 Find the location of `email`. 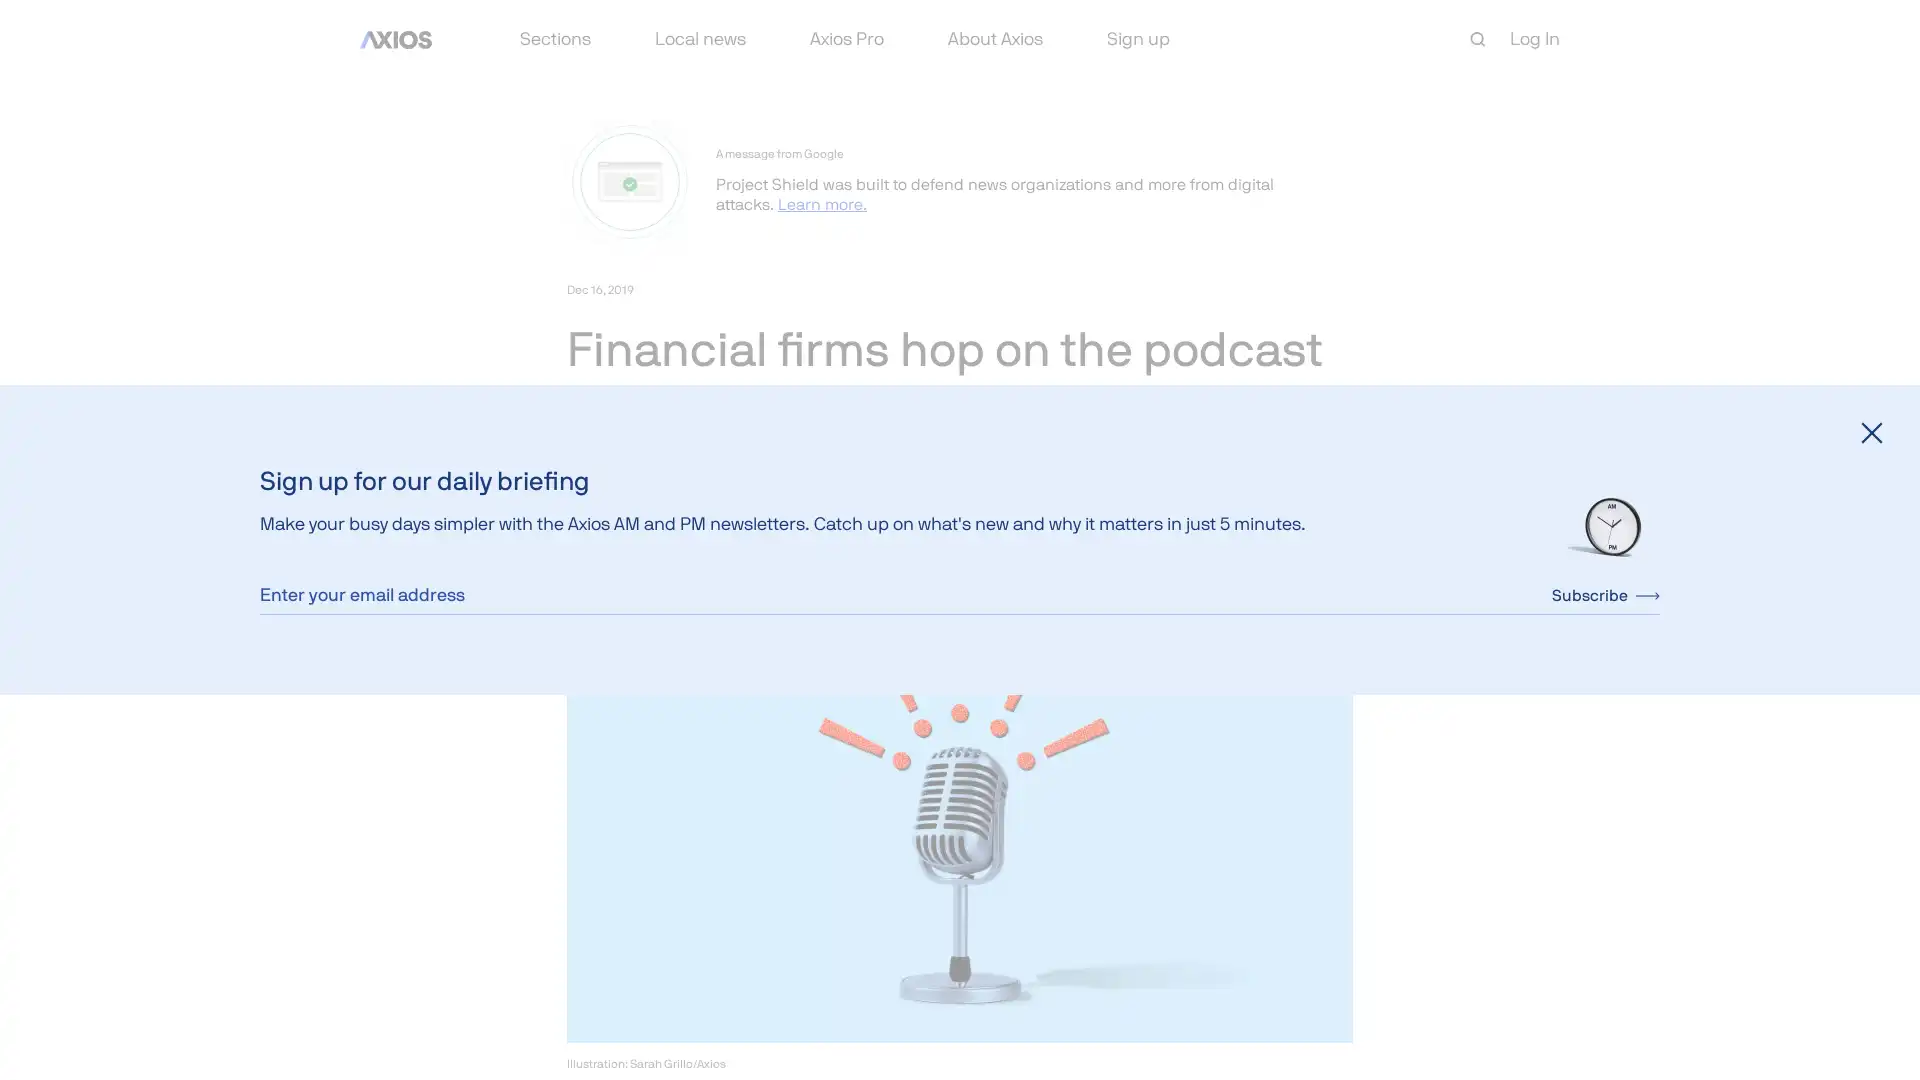

email is located at coordinates (724, 543).